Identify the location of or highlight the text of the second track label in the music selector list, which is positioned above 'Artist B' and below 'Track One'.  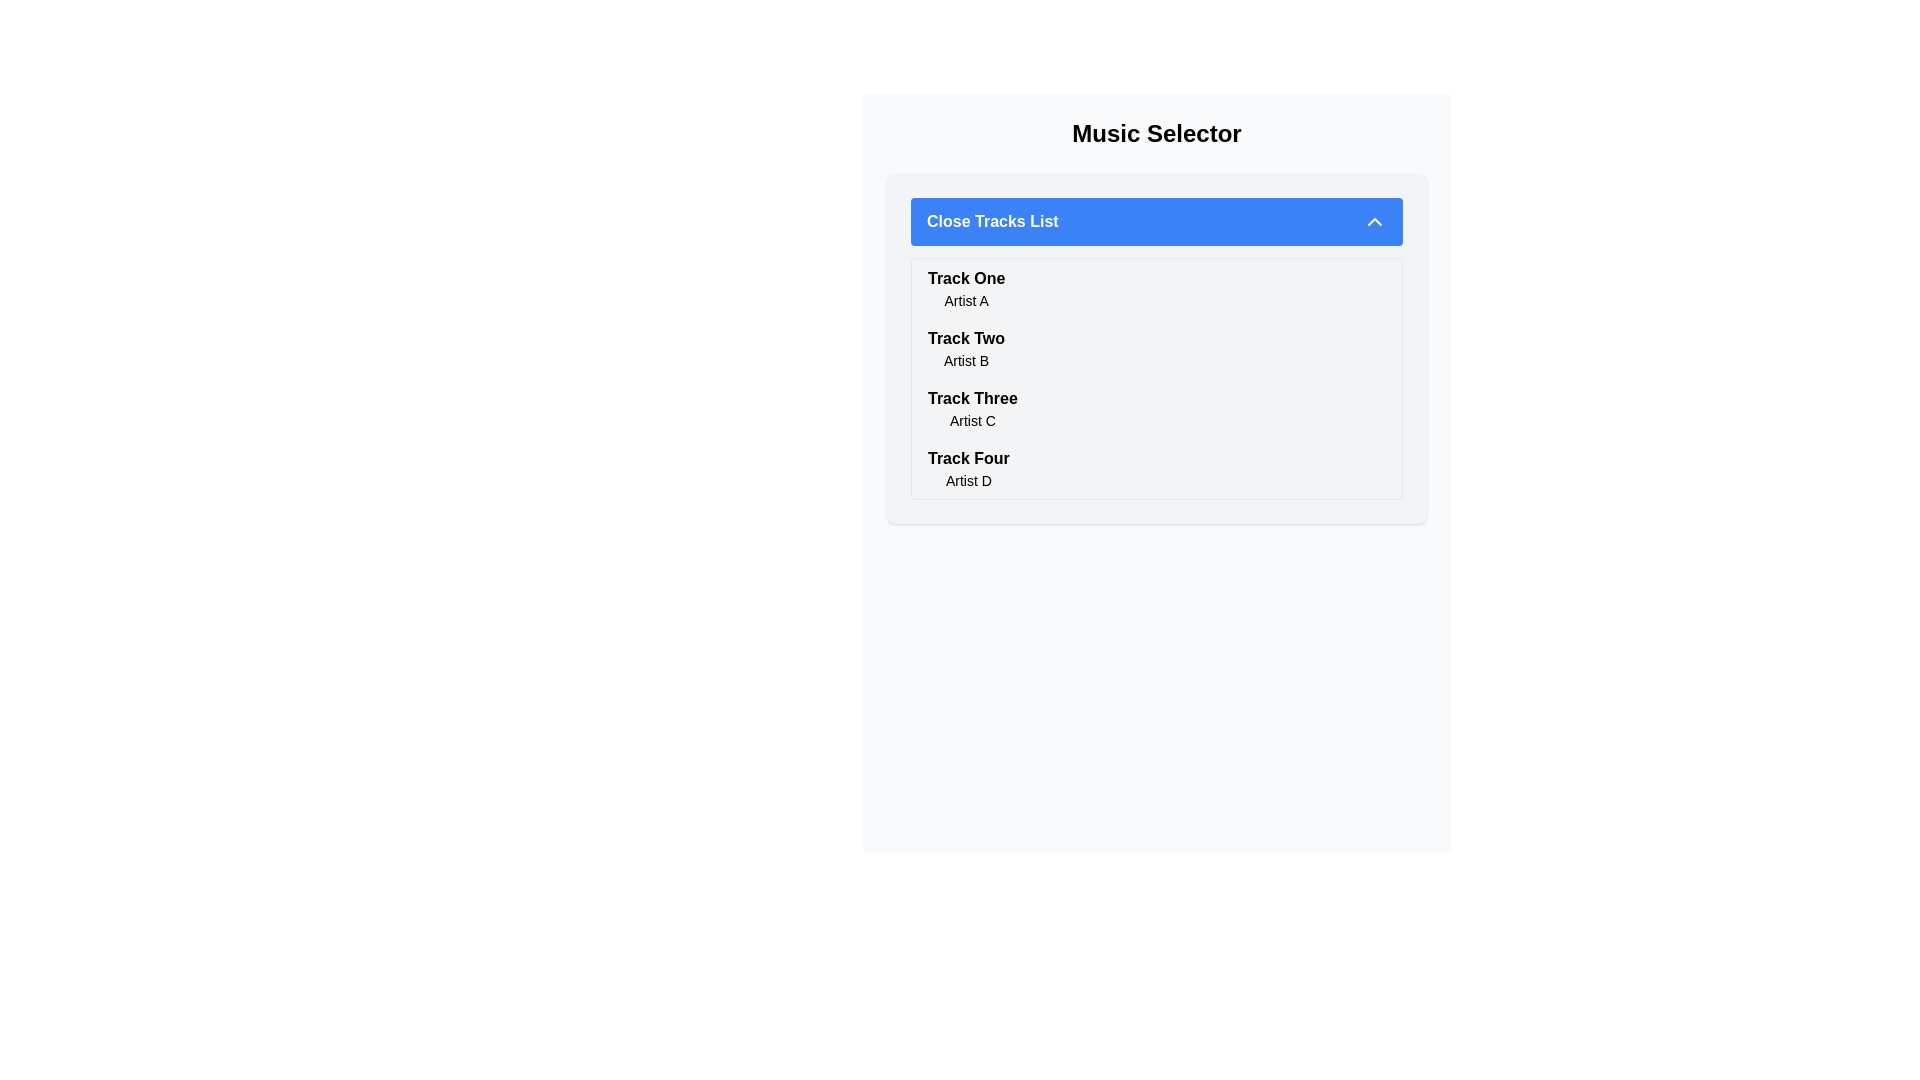
(966, 338).